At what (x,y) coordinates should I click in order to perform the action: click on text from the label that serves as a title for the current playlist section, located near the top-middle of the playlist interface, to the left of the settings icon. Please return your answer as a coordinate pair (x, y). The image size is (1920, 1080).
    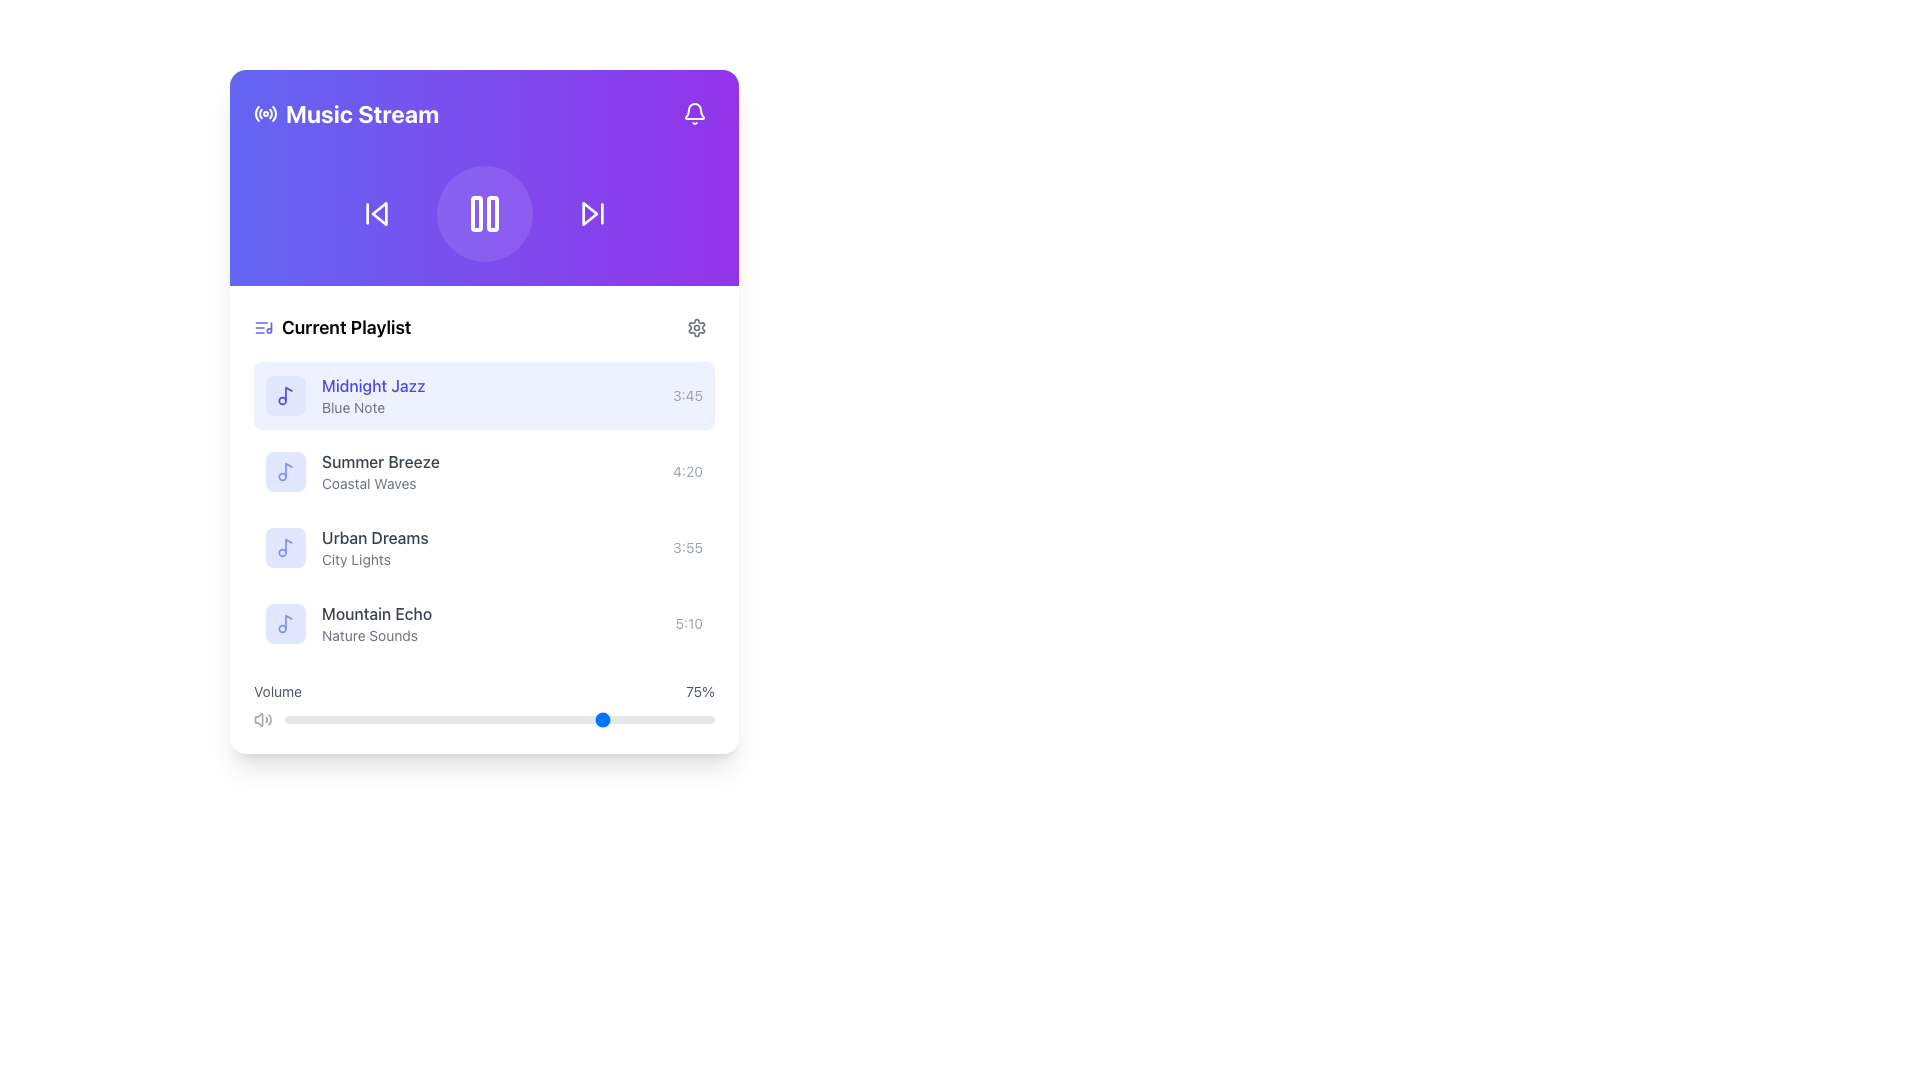
    Looking at the image, I should click on (332, 326).